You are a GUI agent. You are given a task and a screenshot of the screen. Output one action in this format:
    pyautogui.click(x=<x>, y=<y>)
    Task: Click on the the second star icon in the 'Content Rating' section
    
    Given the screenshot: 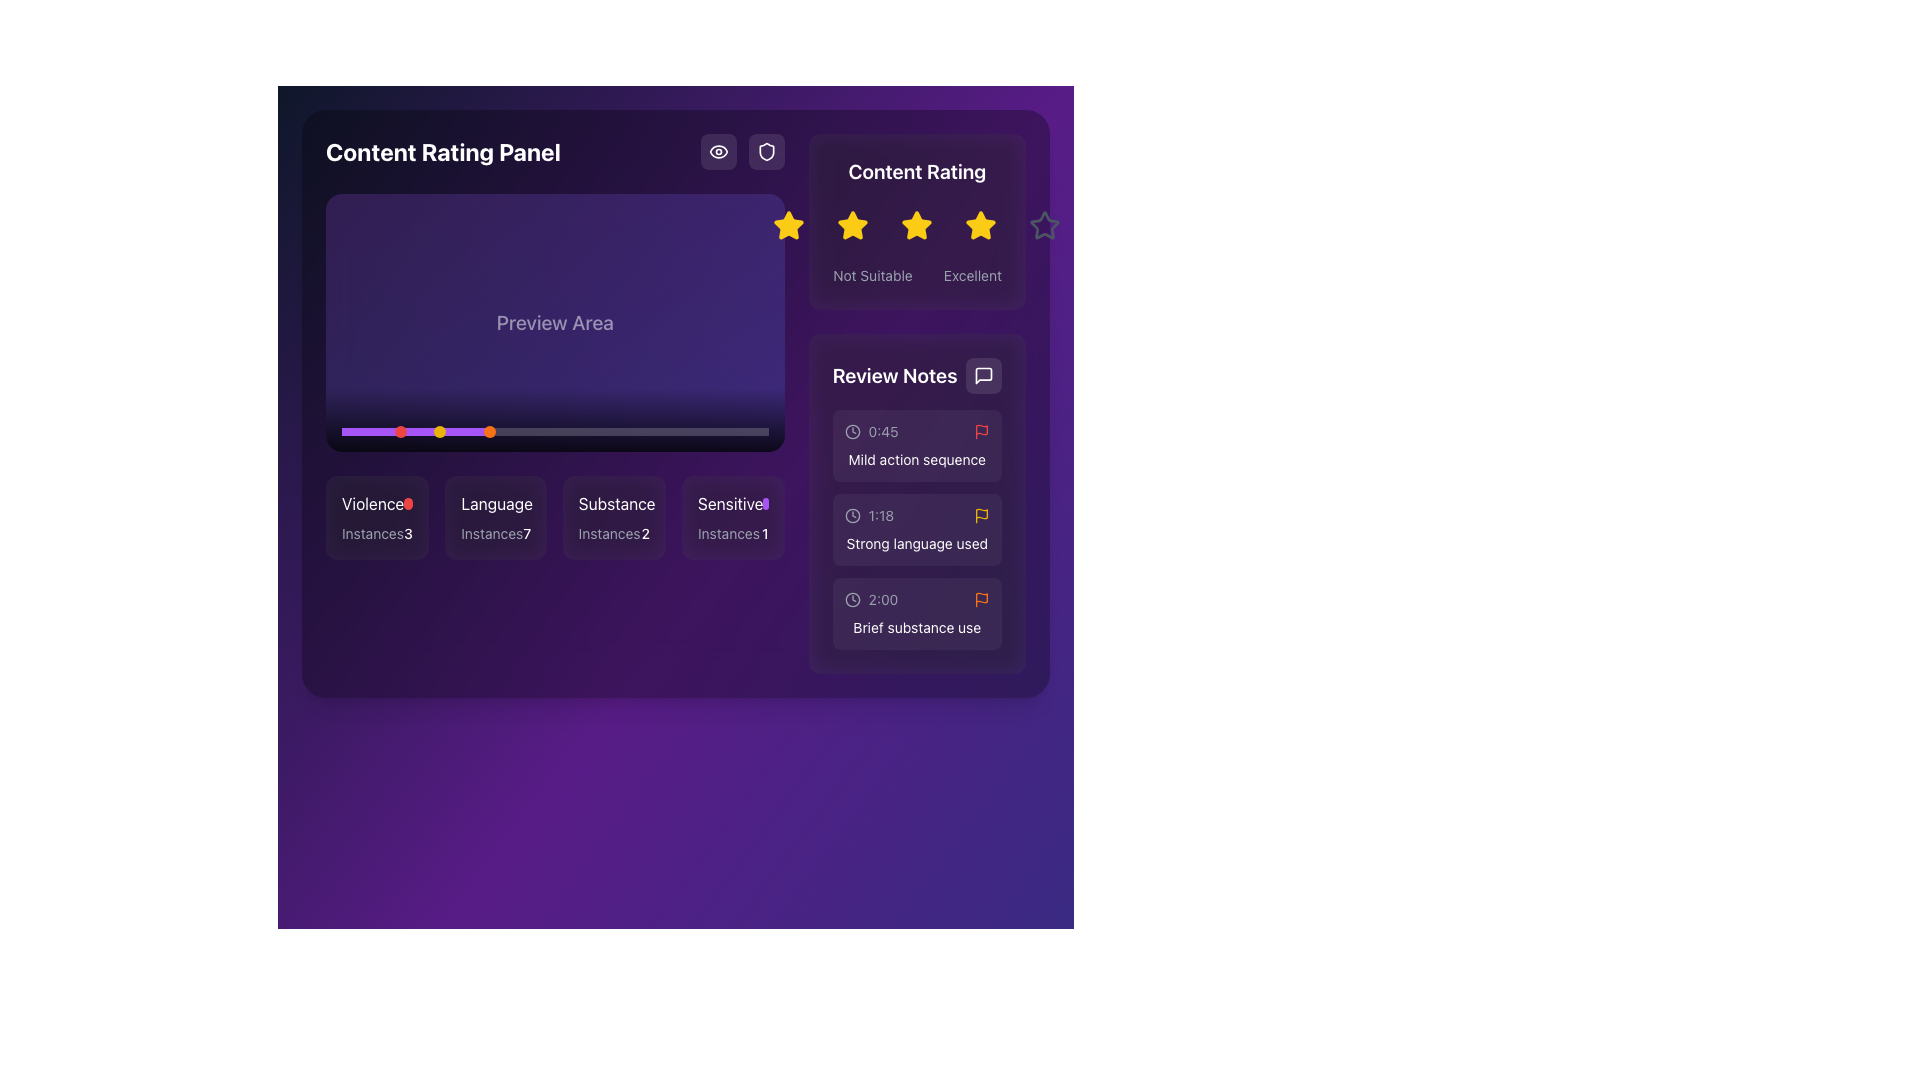 What is the action you would take?
    pyautogui.click(x=916, y=225)
    